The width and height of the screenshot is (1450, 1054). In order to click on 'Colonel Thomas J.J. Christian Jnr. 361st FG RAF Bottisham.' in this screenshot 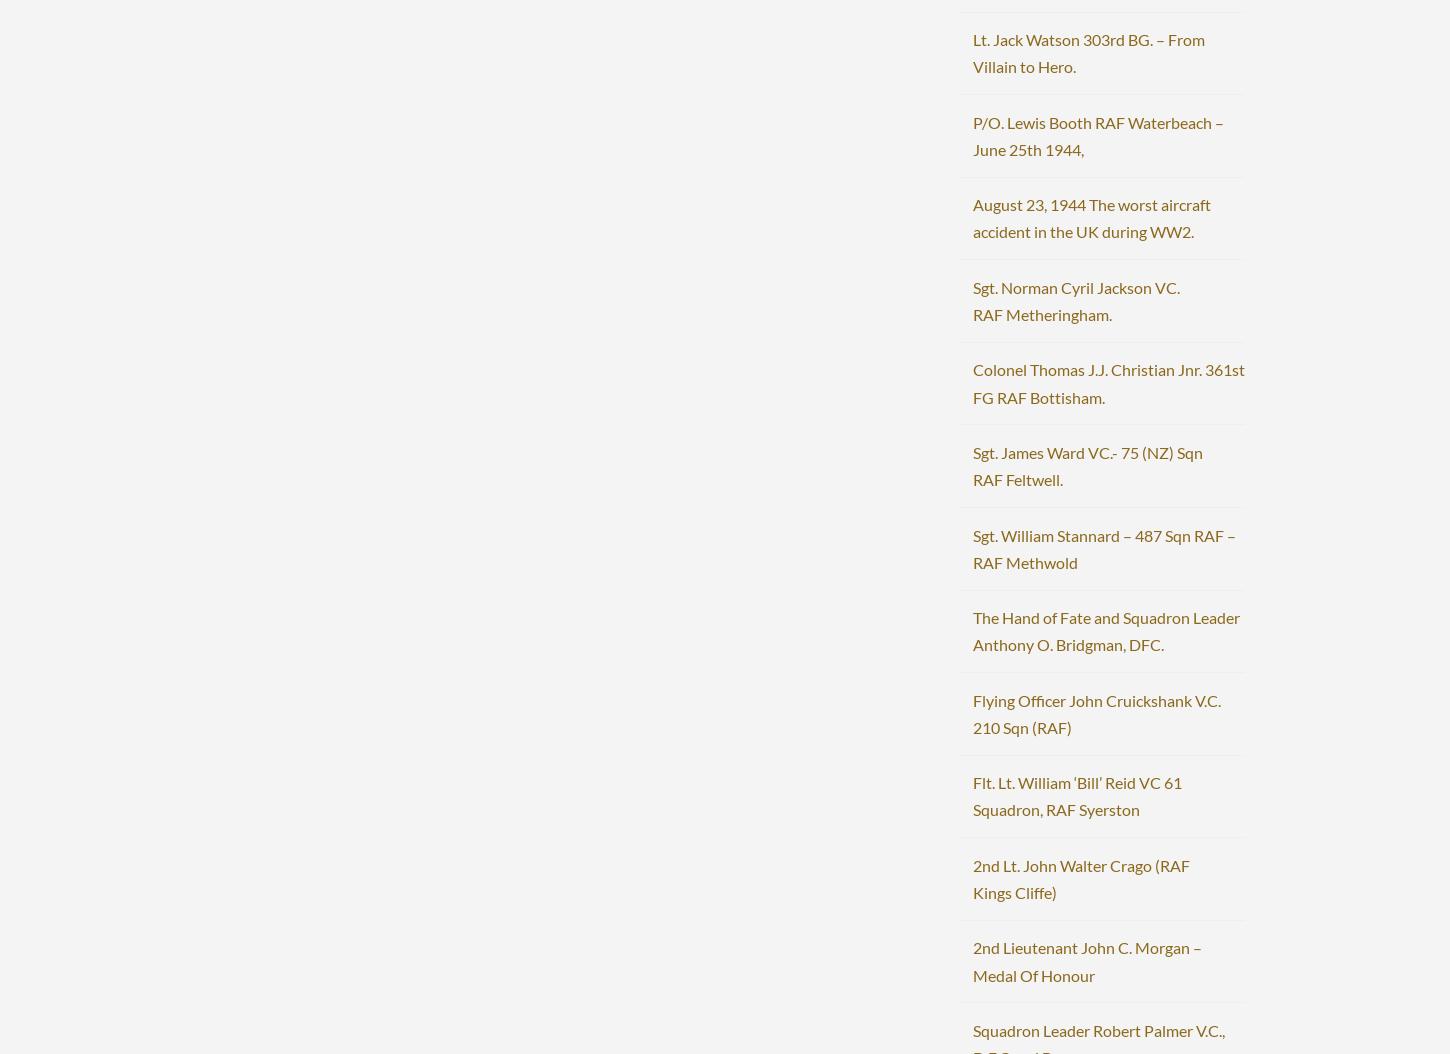, I will do `click(1106, 382)`.